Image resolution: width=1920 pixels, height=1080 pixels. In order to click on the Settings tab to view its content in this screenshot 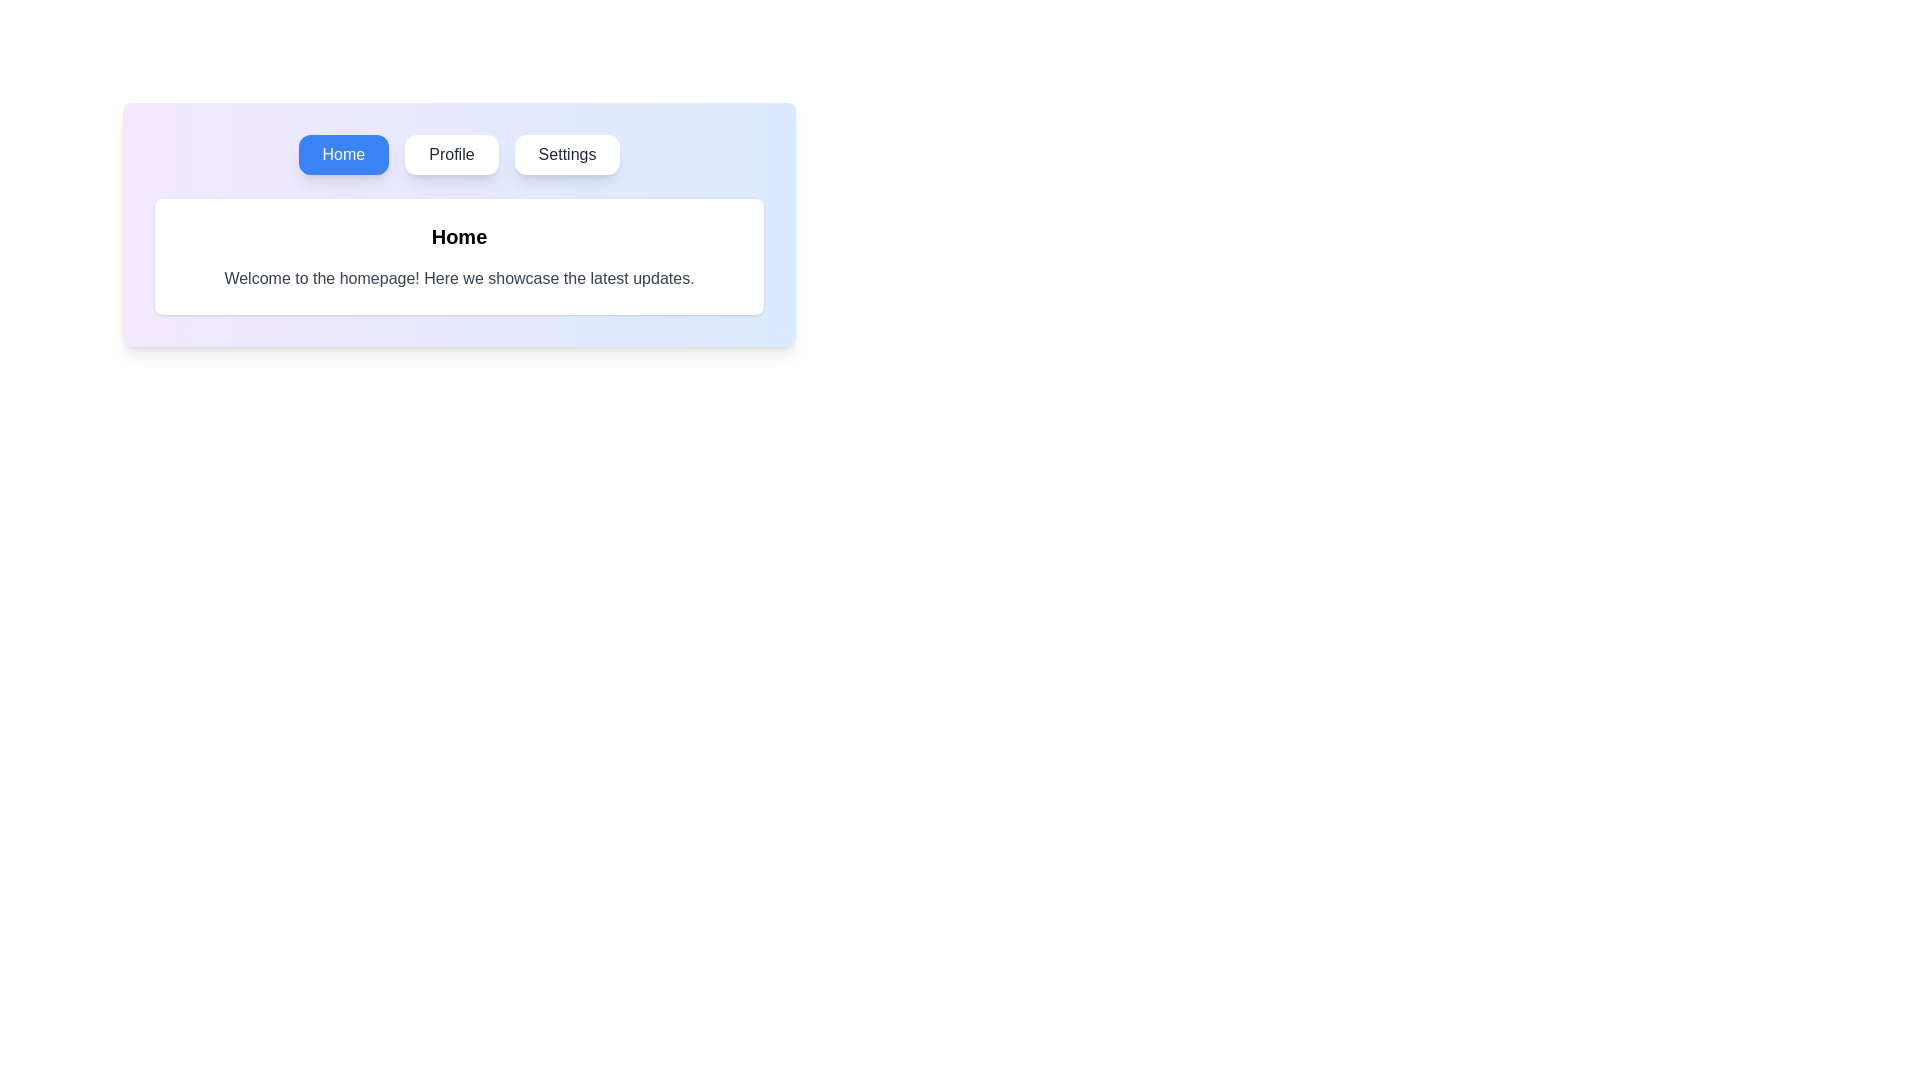, I will do `click(566, 153)`.